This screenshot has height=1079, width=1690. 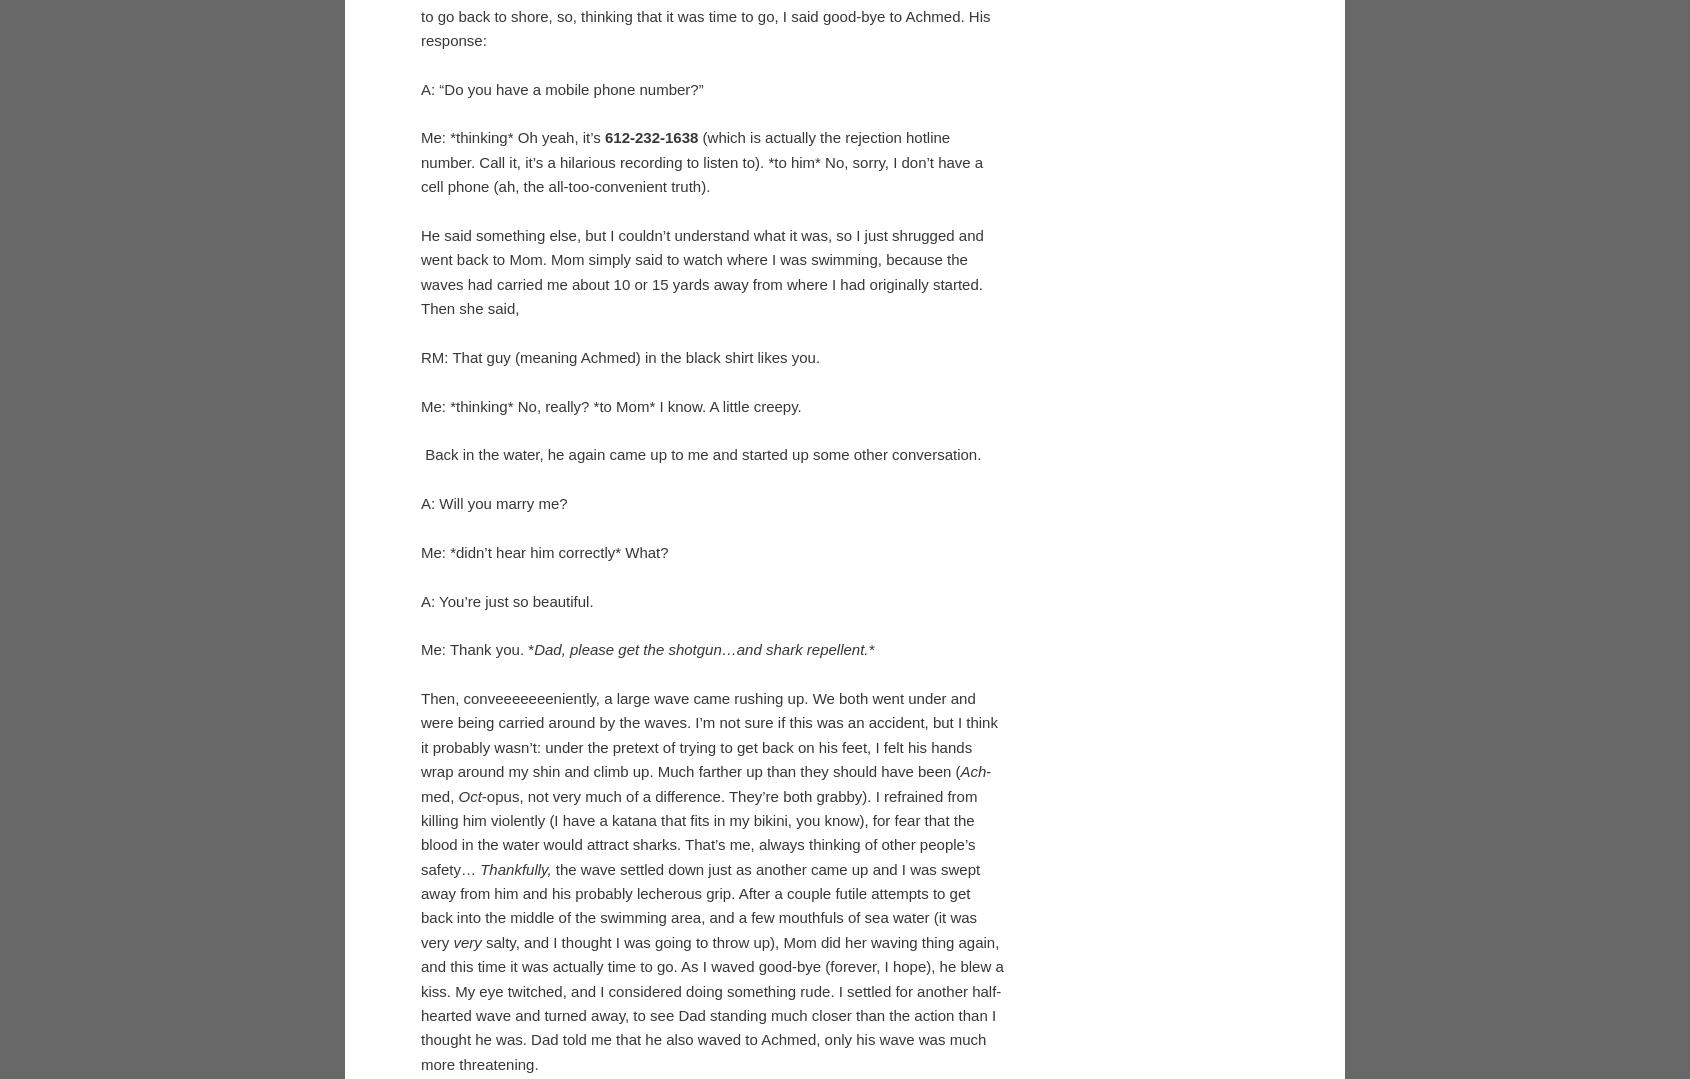 I want to click on '?', so click(x=520, y=196).